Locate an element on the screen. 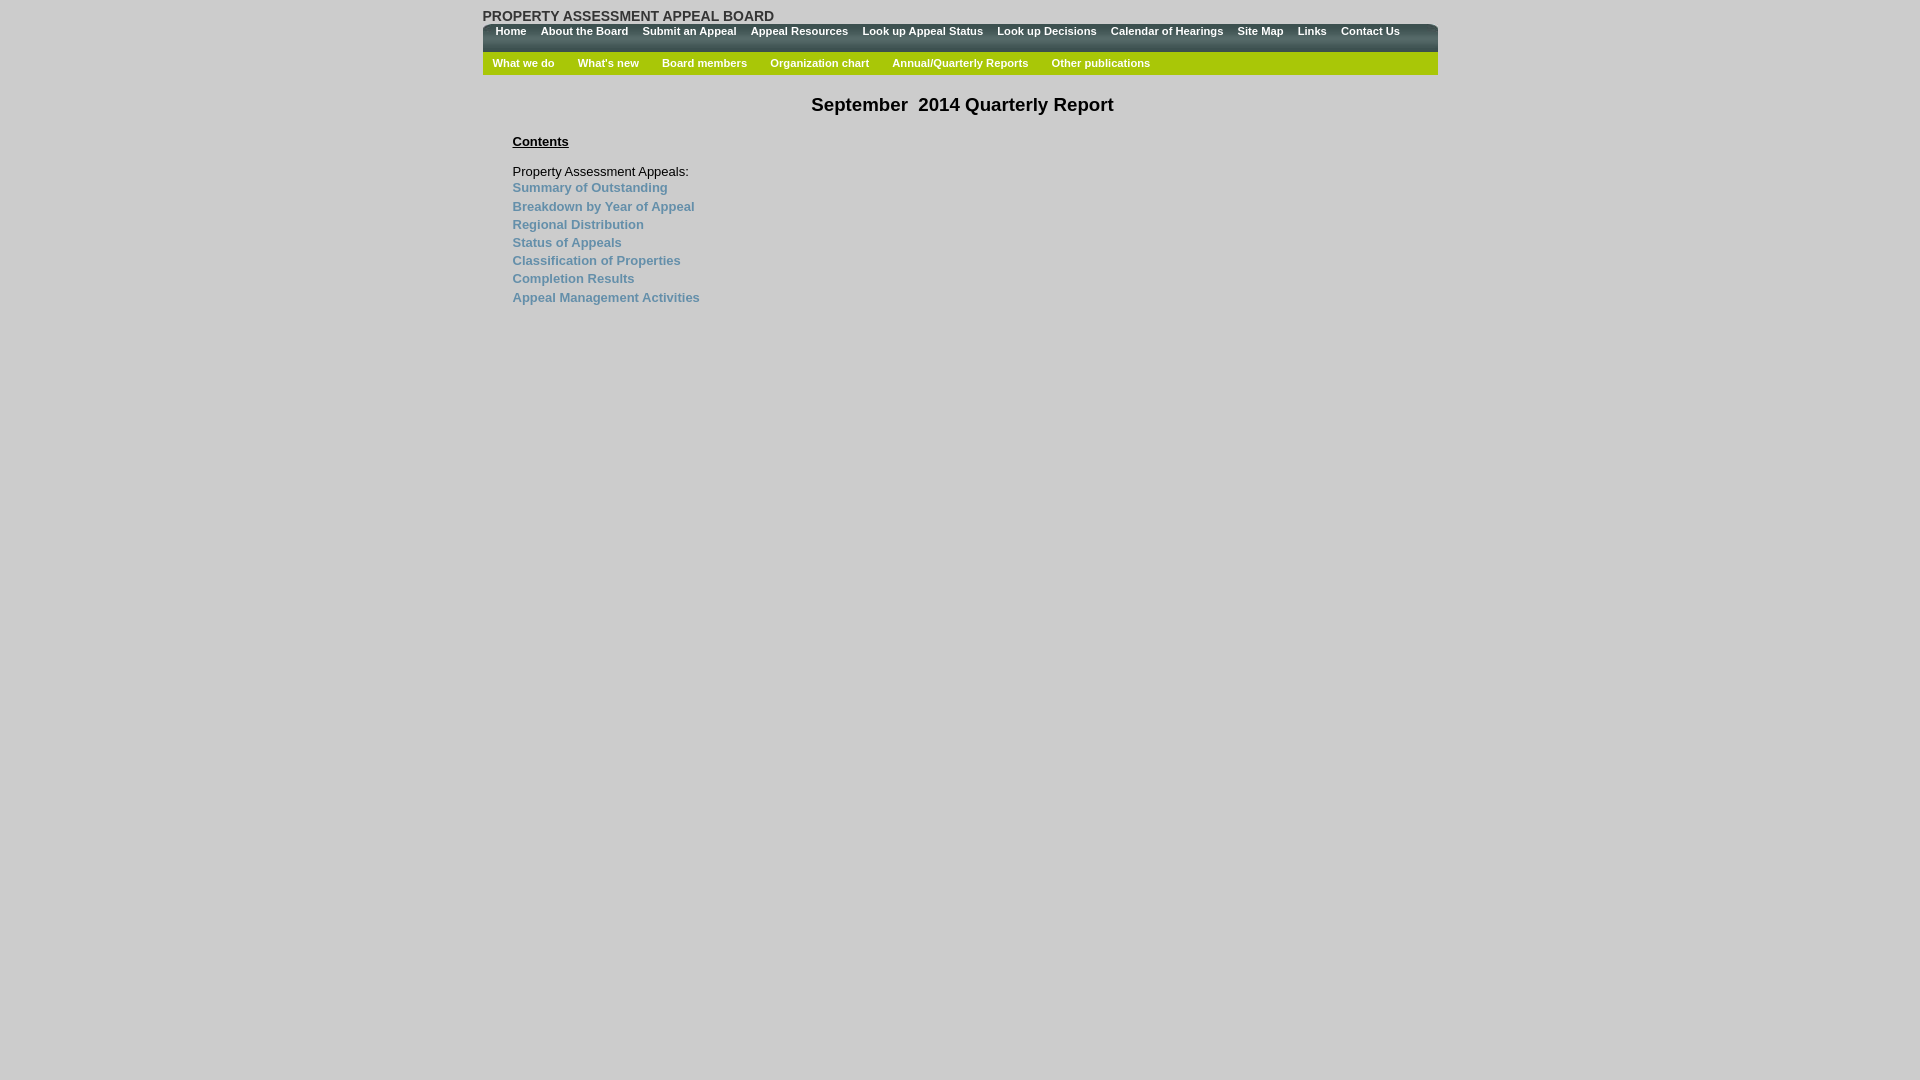 Image resolution: width=1920 pixels, height=1080 pixels. 'Look up Appeal Status' is located at coordinates (921, 31).